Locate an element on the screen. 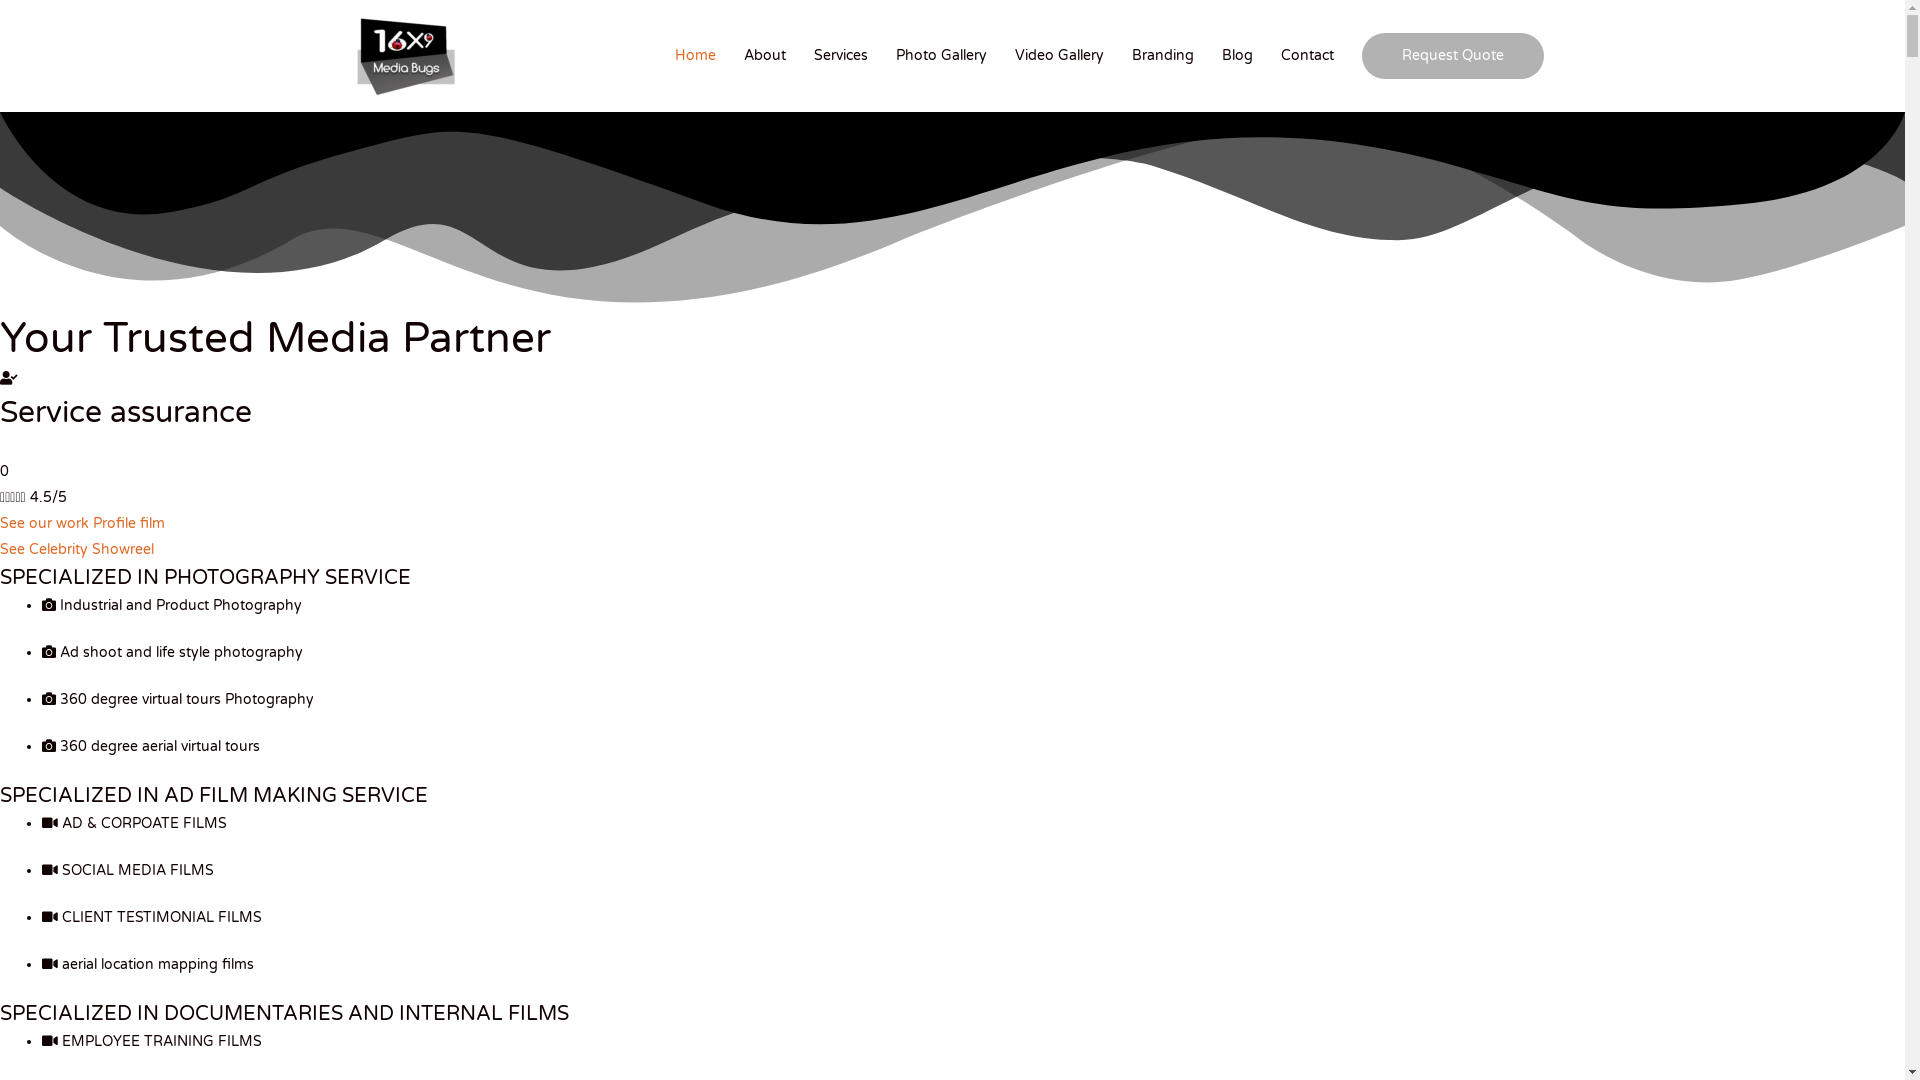  'About' is located at coordinates (763, 55).